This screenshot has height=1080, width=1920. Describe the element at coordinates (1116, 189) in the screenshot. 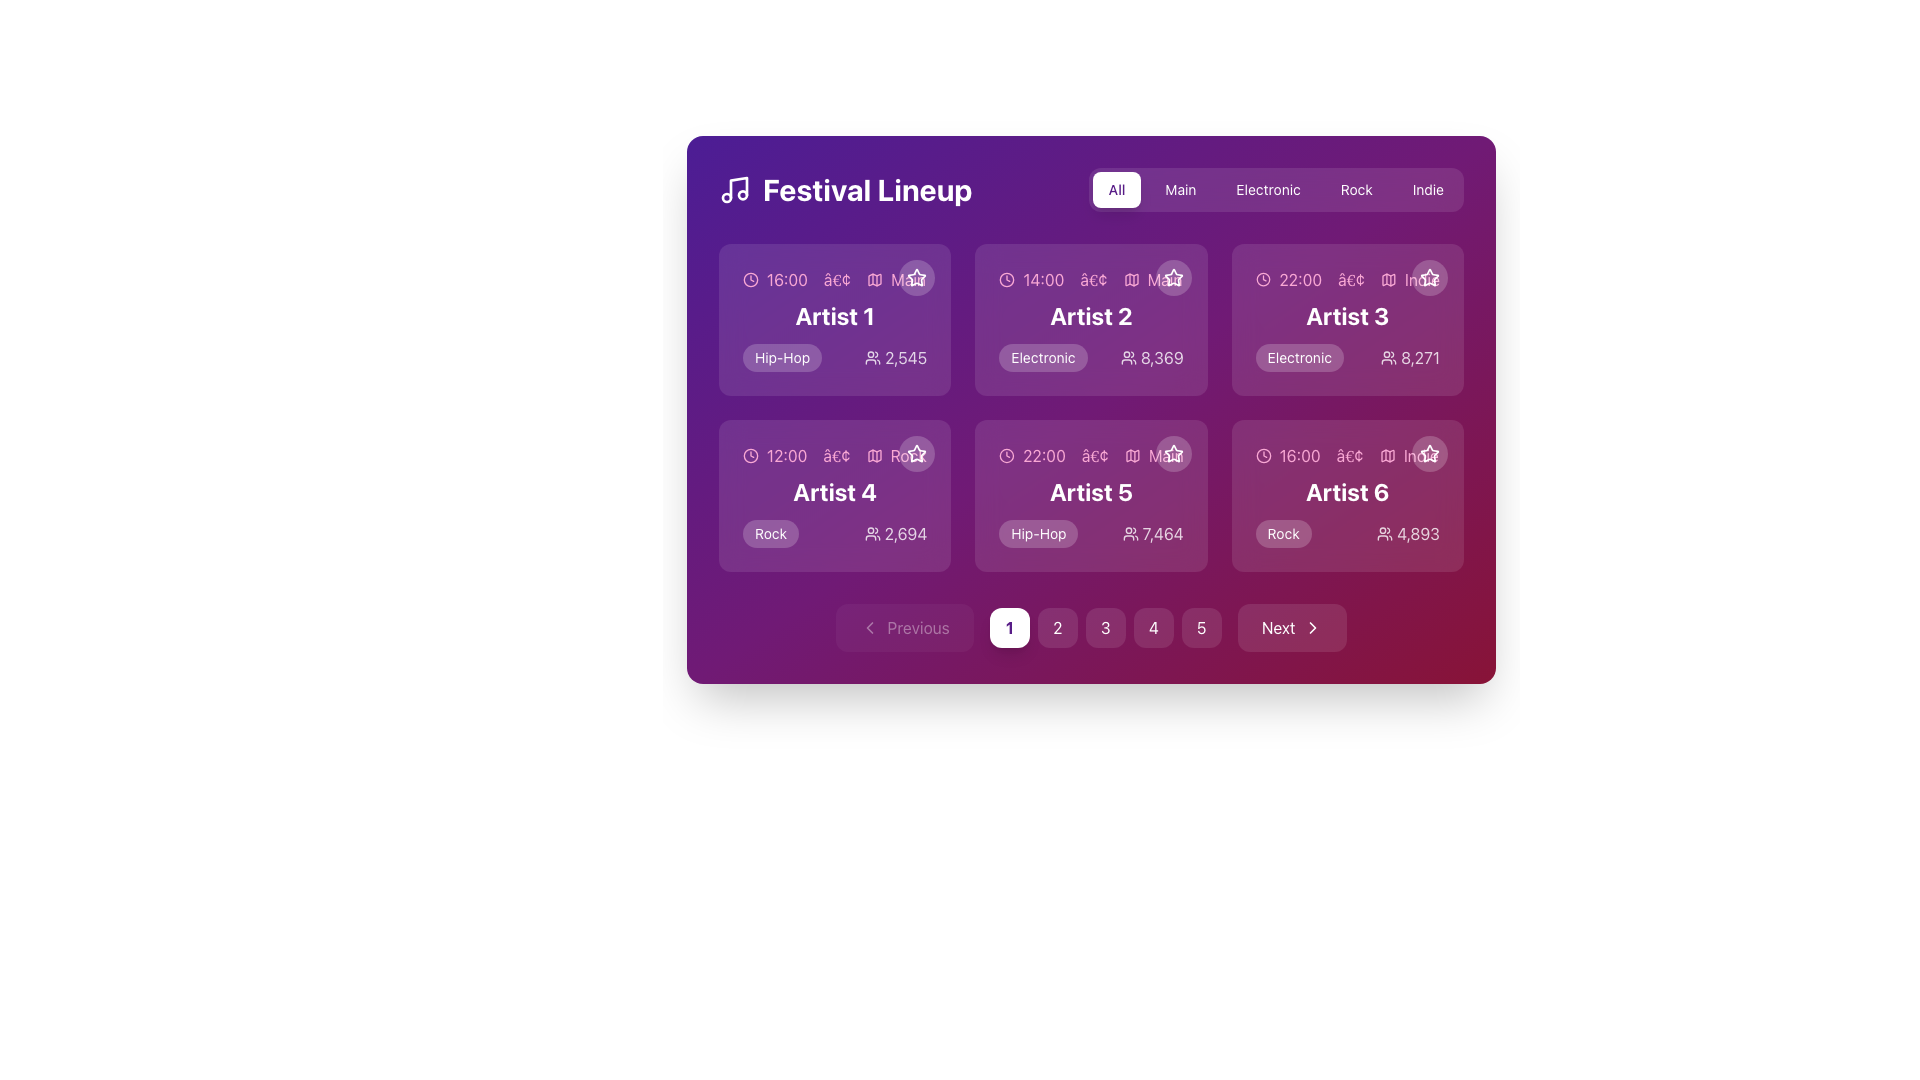

I see `the filter button located in the top-right corner of the 'Festival Lineup' card` at that location.